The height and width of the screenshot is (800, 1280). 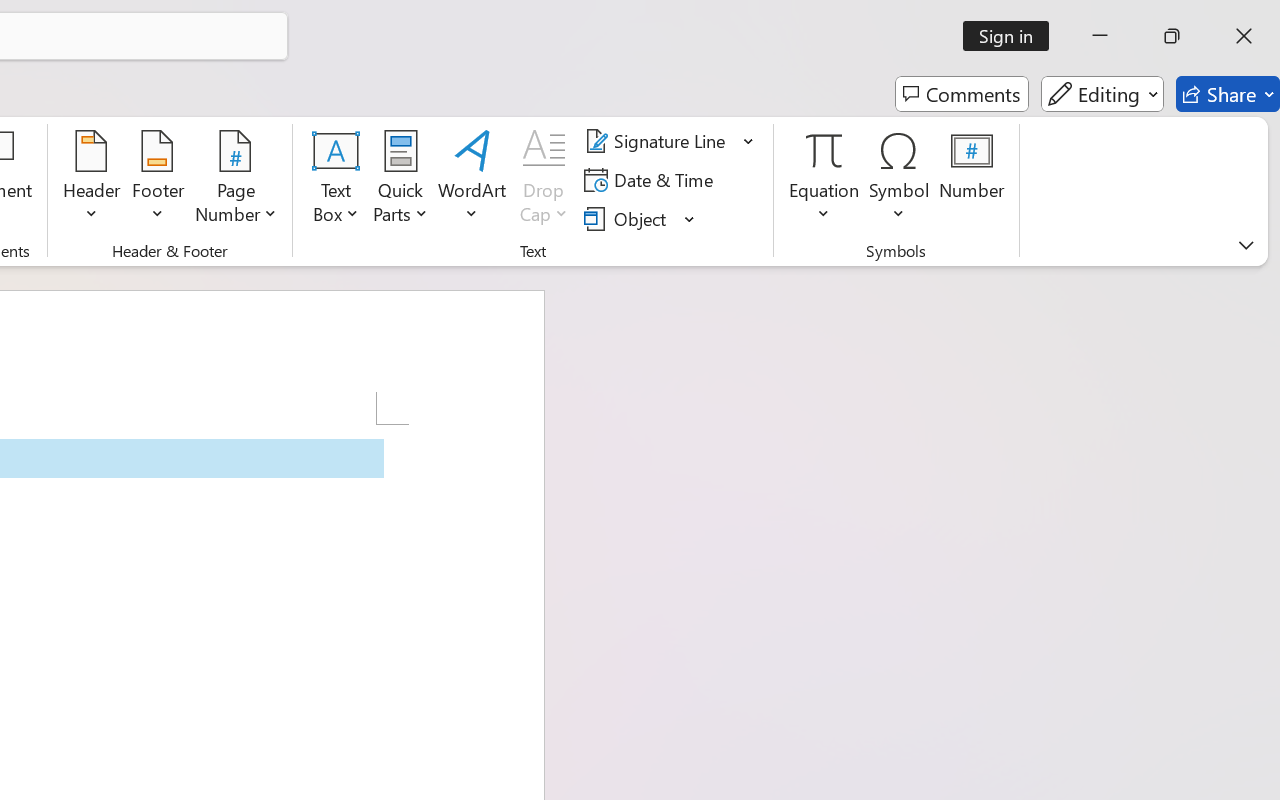 I want to click on 'Sign in', so click(x=1013, y=35).